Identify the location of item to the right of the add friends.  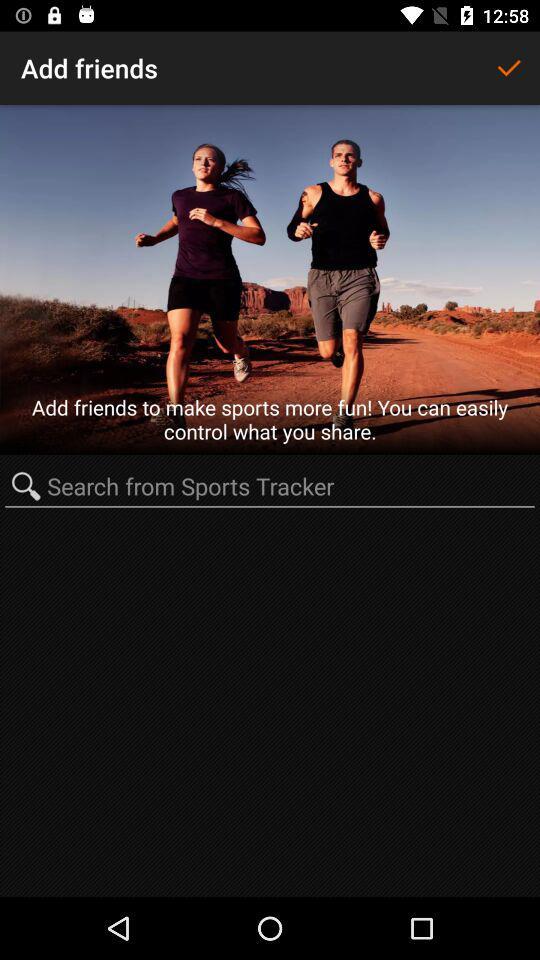
(508, 68).